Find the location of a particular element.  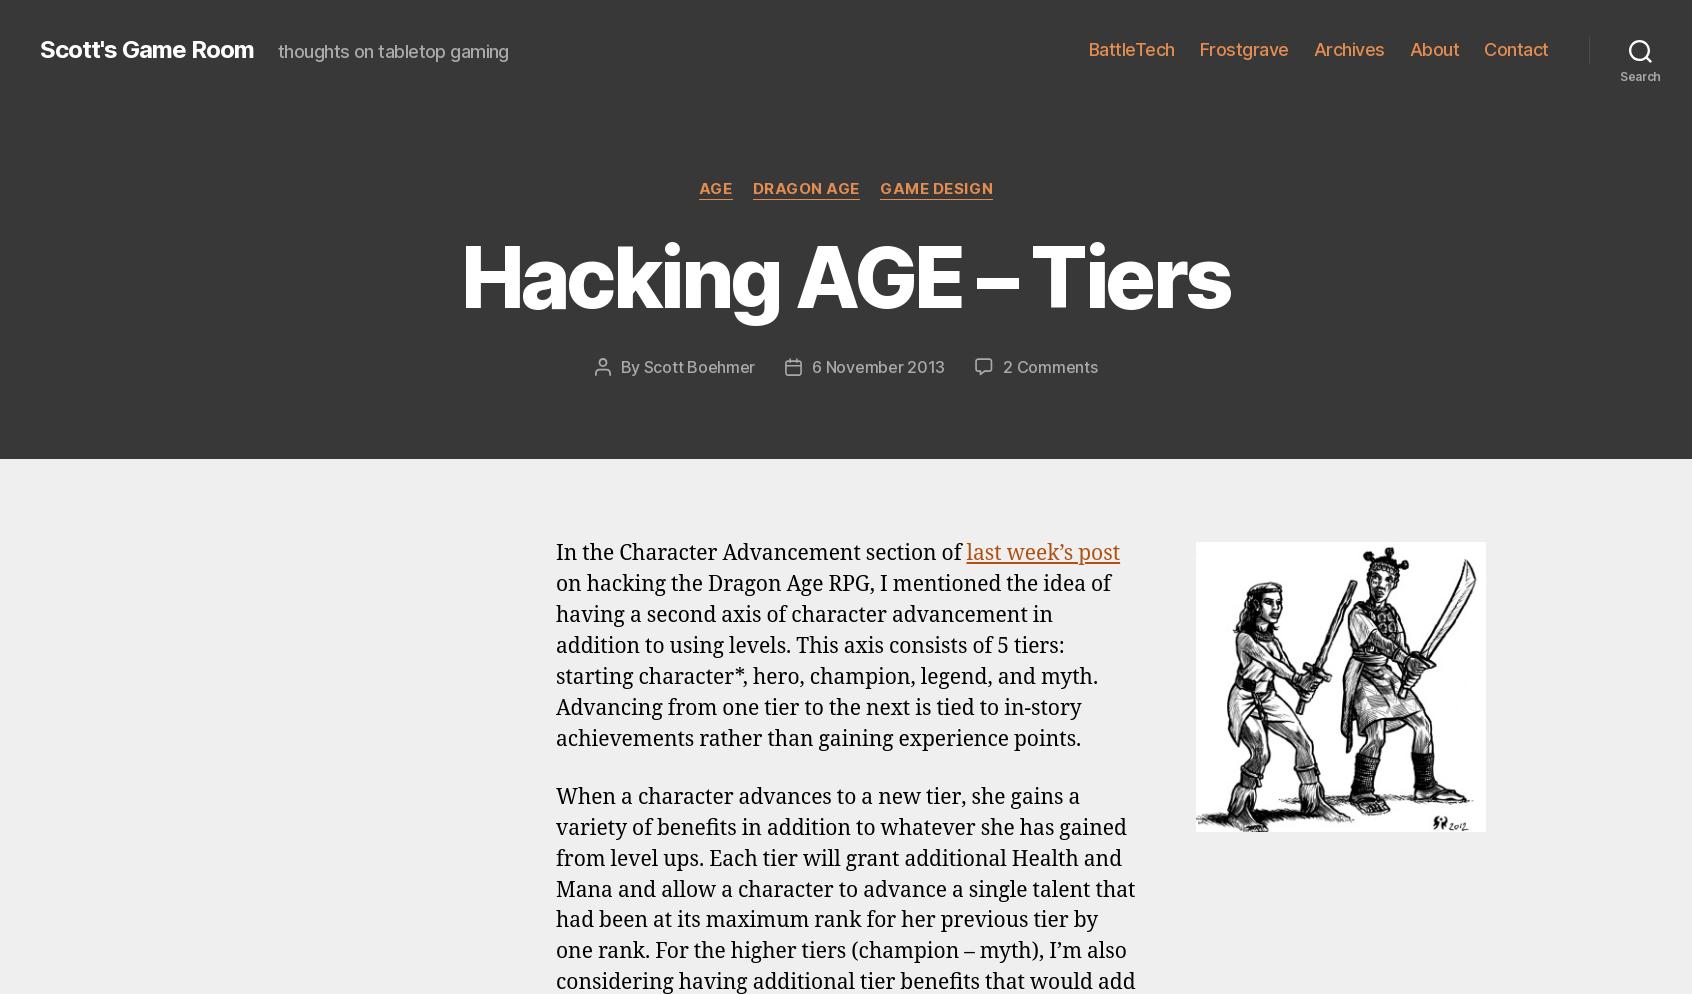

'Hacking AGE – Talents' is located at coordinates (838, 227).